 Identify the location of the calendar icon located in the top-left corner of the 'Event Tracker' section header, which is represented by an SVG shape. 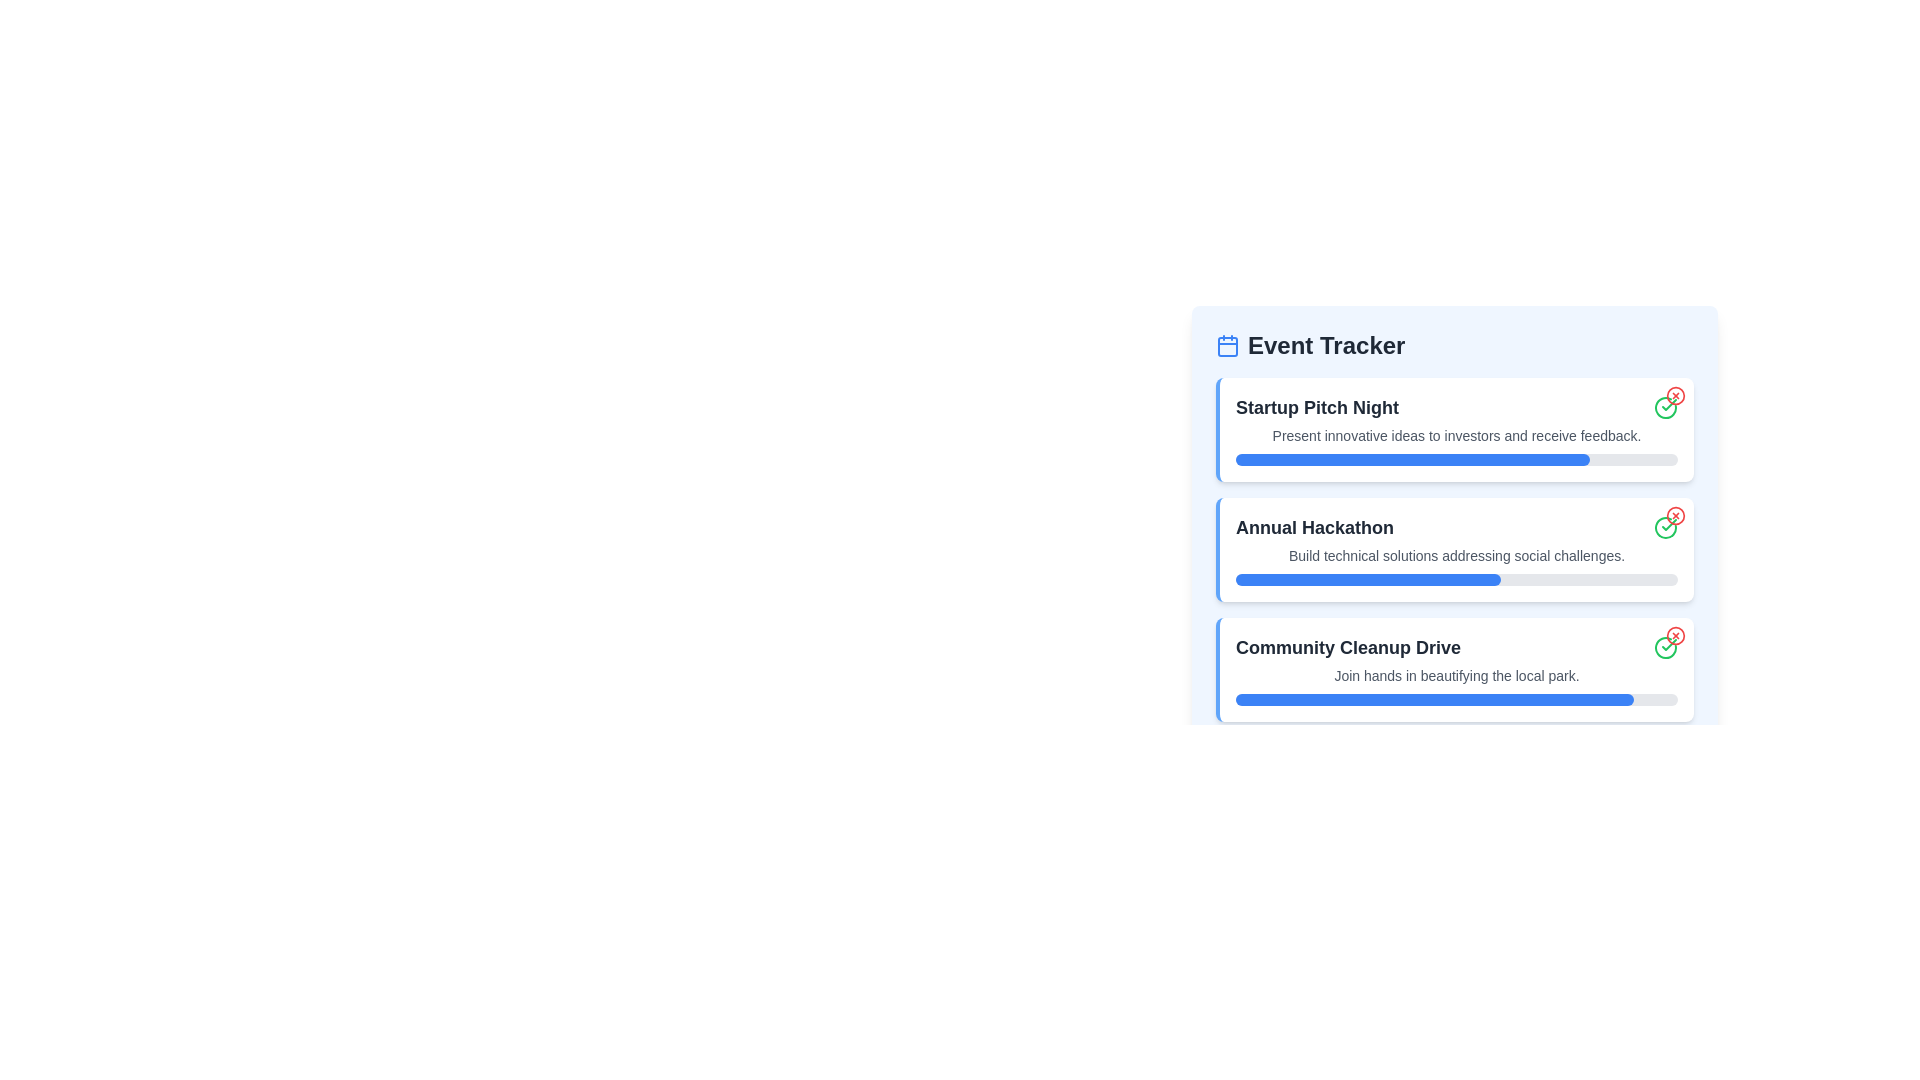
(1227, 346).